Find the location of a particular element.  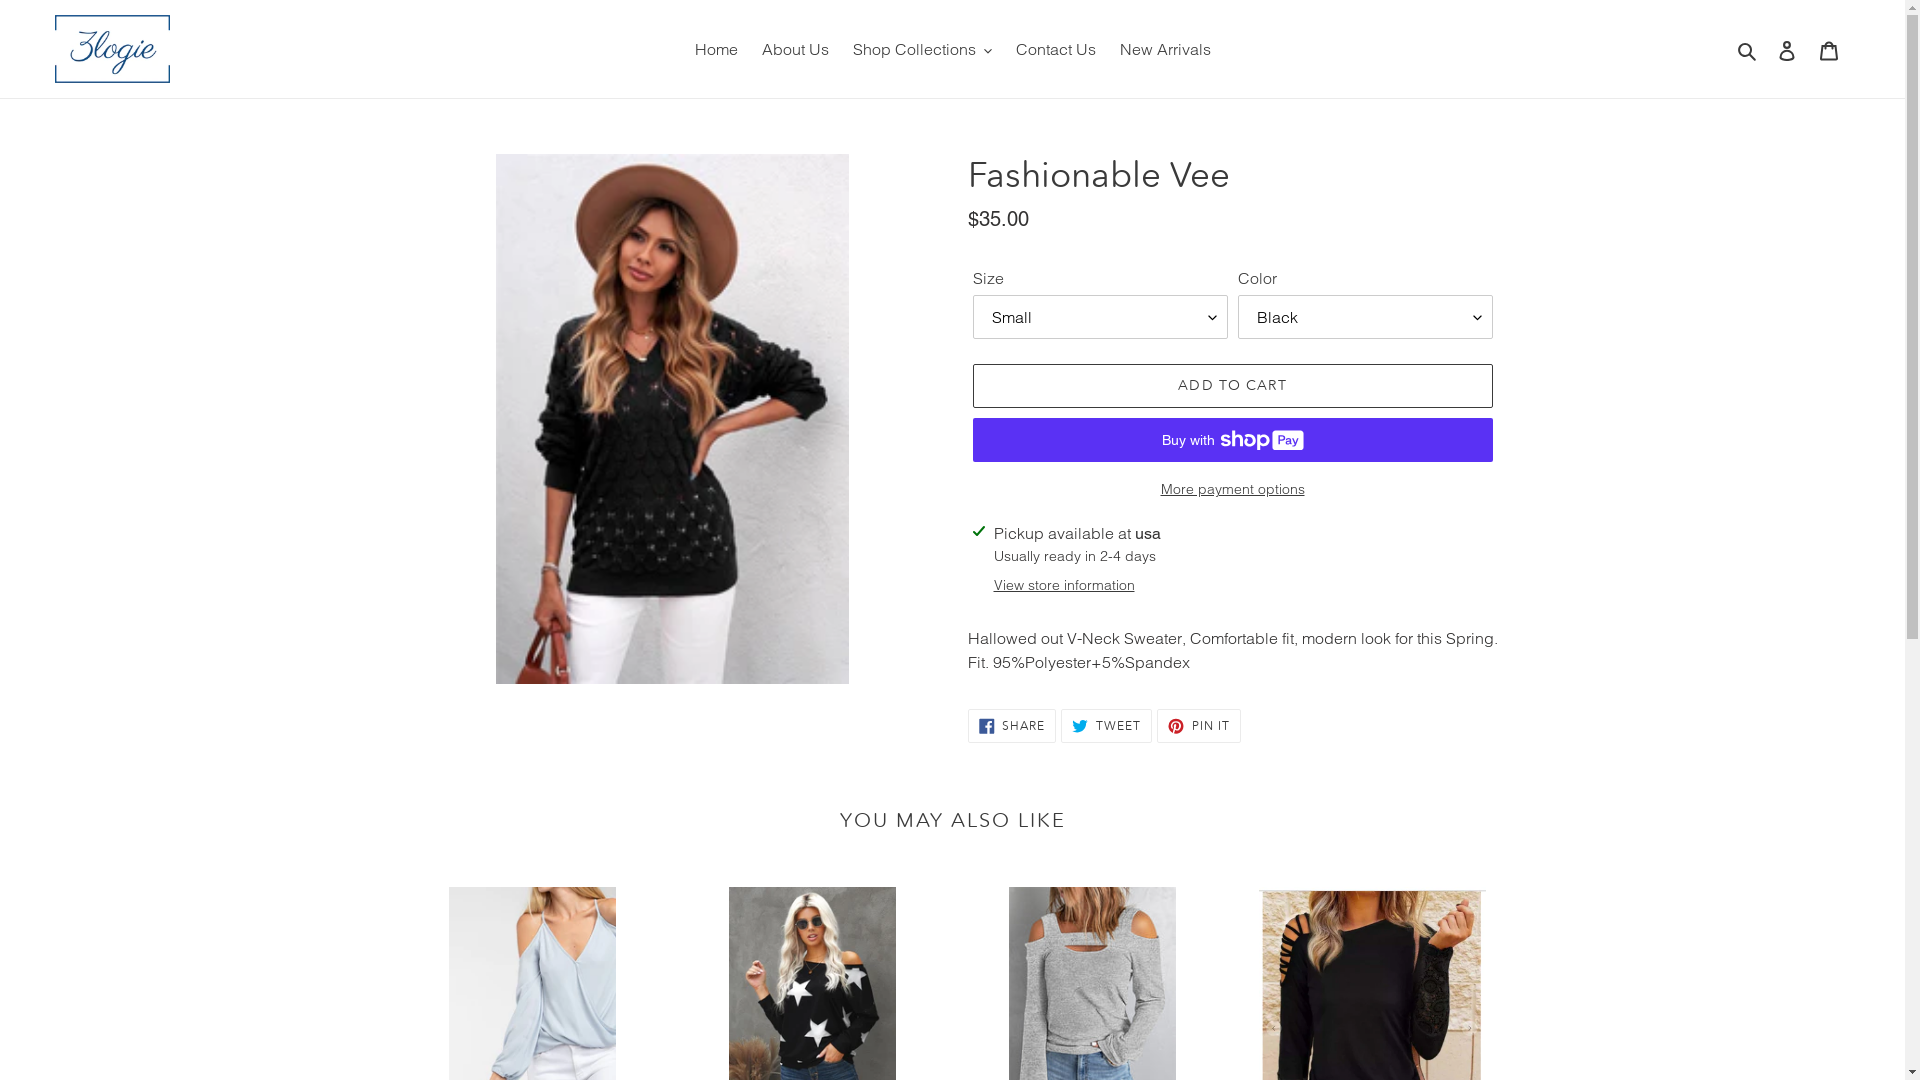

'Shop Collections' is located at coordinates (841, 48).